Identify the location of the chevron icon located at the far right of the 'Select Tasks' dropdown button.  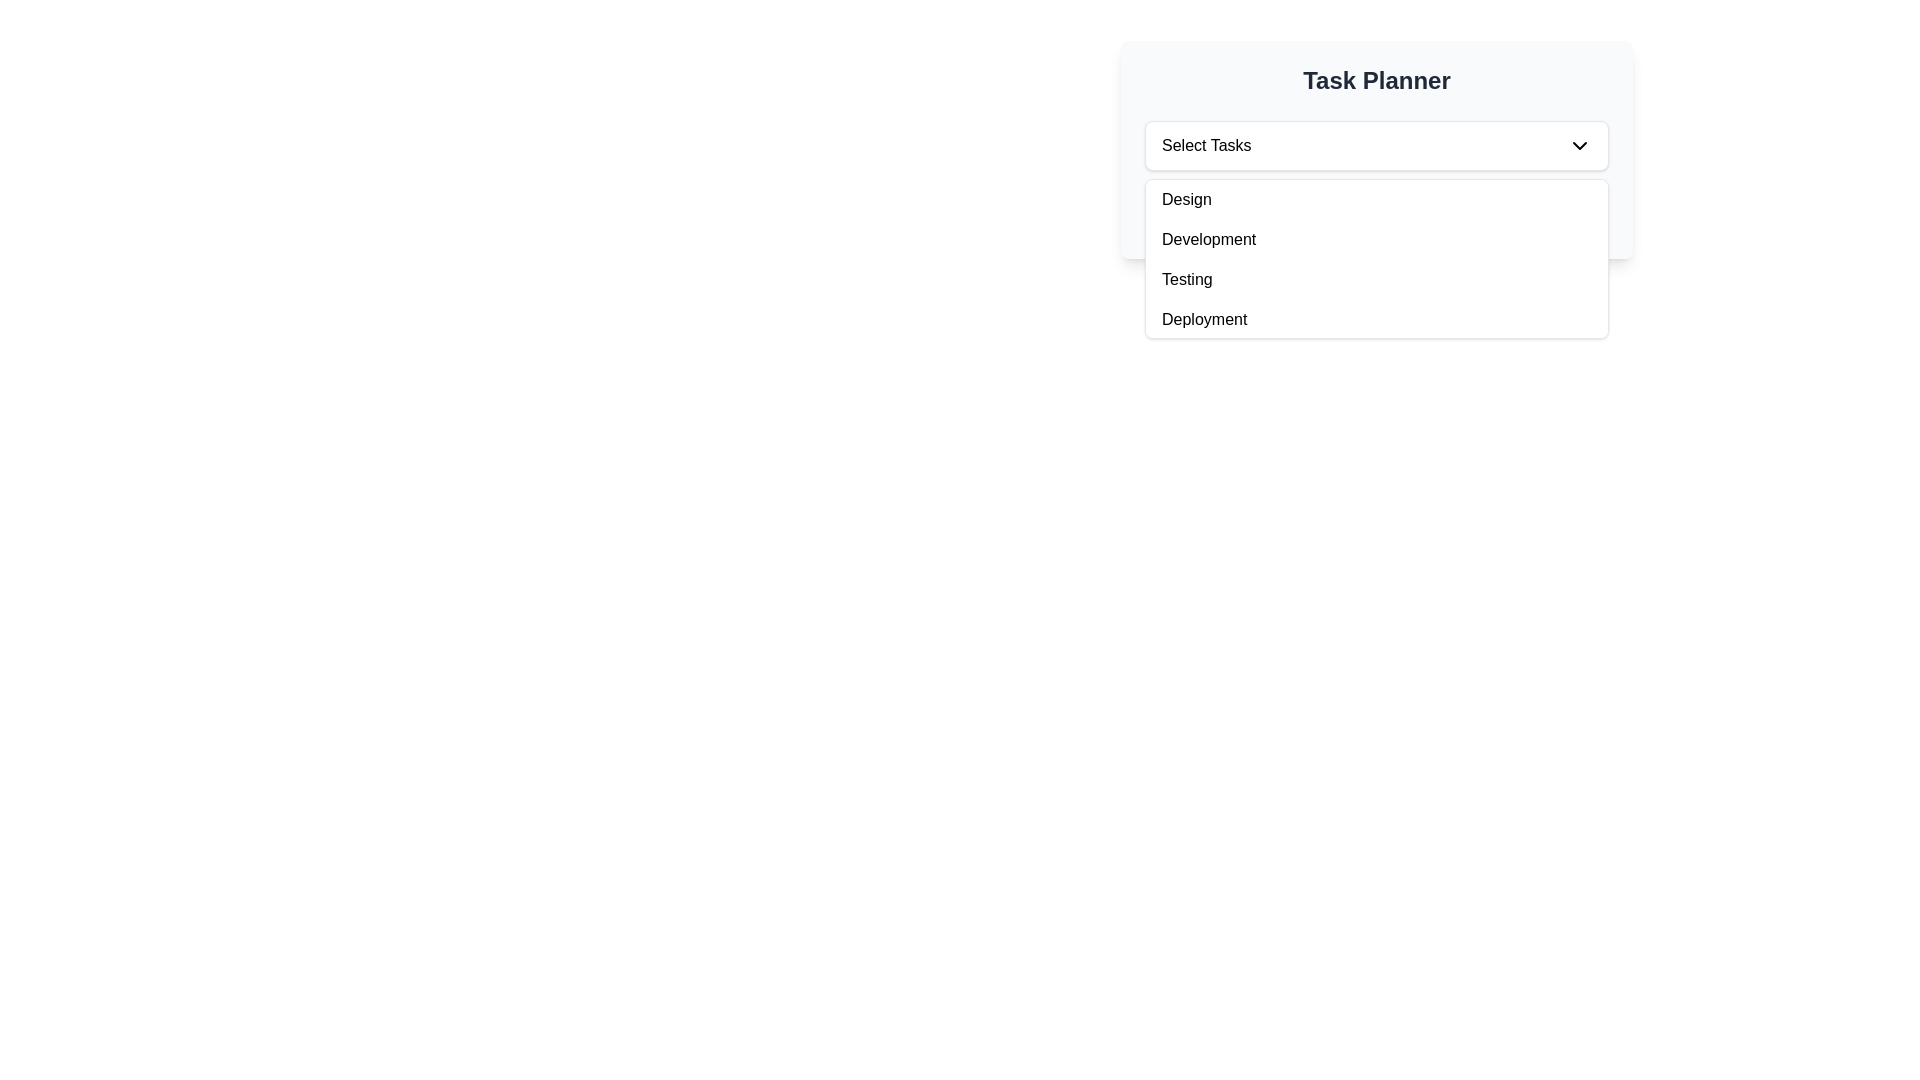
(1578, 145).